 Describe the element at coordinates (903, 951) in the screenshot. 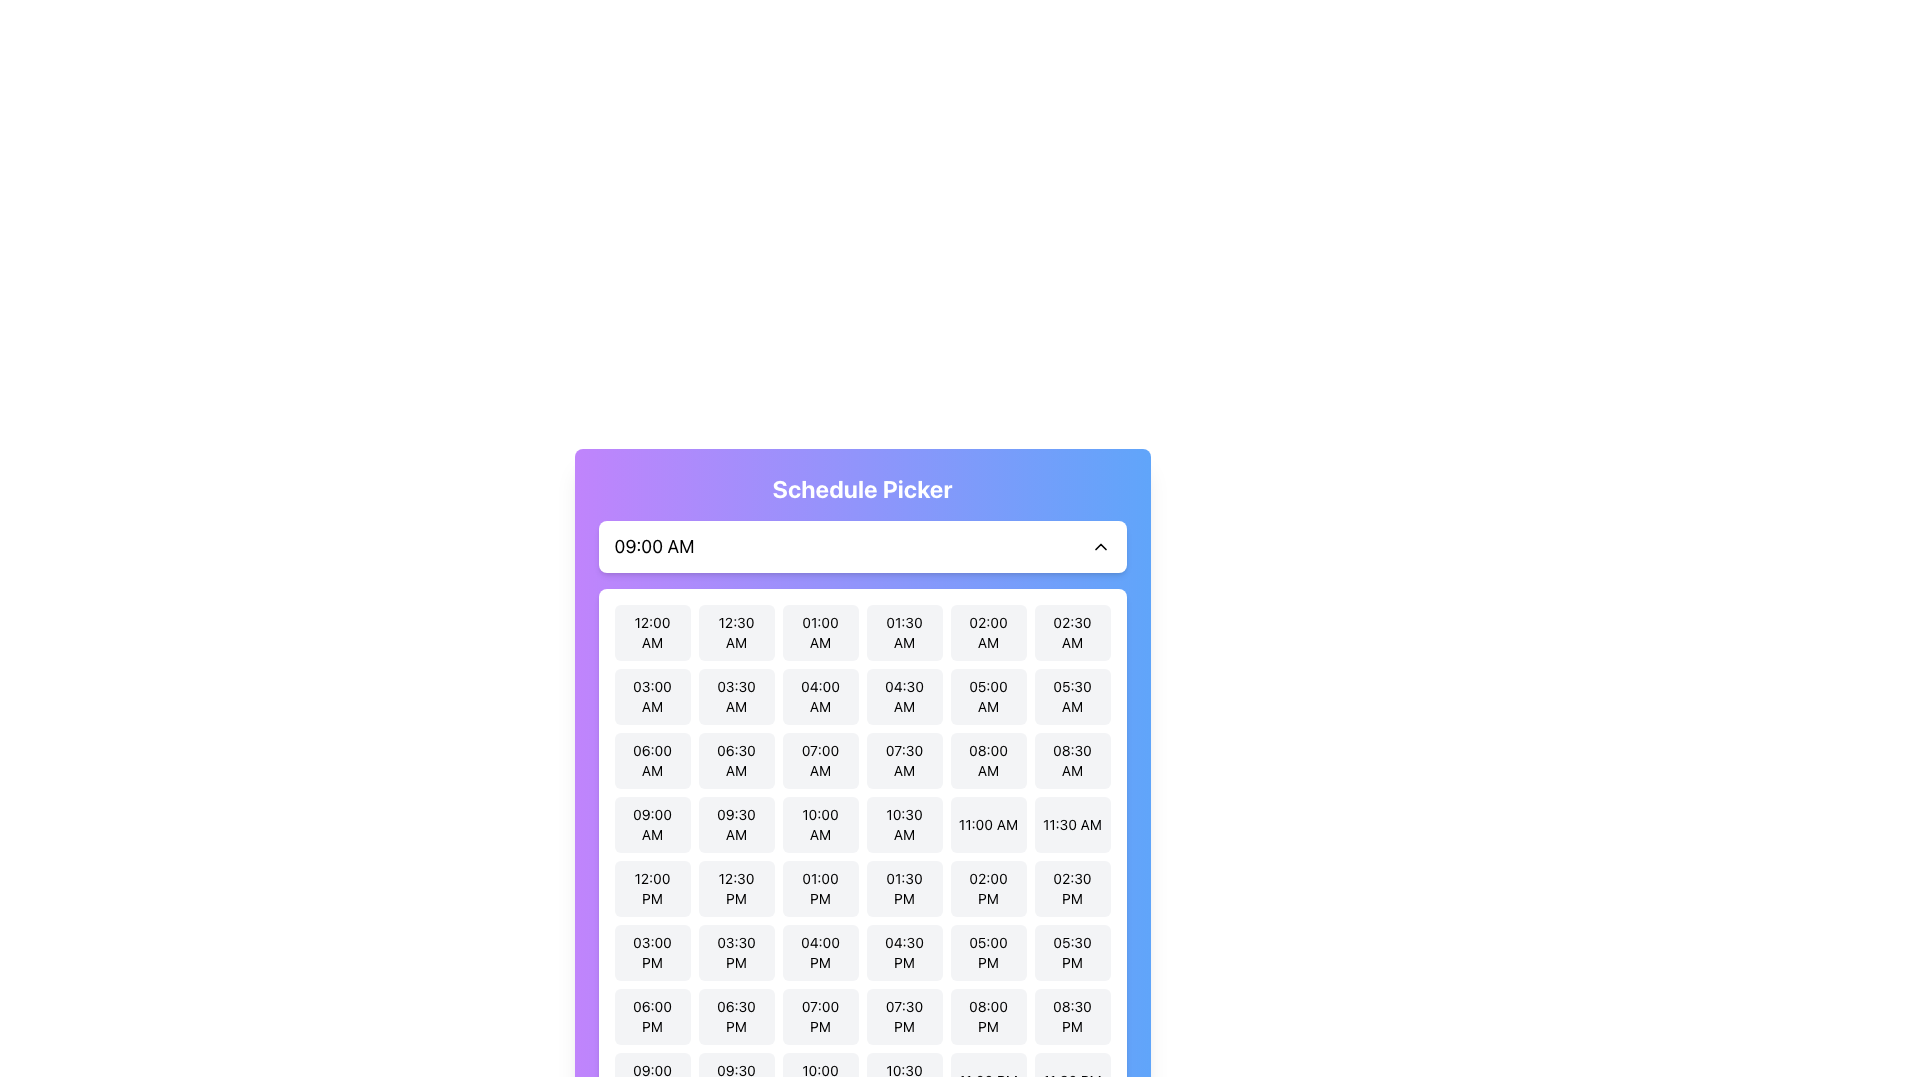

I see `the button displaying '04:30 PM' located in the sixth row and fourth column of the 'Schedule Picker'` at that location.